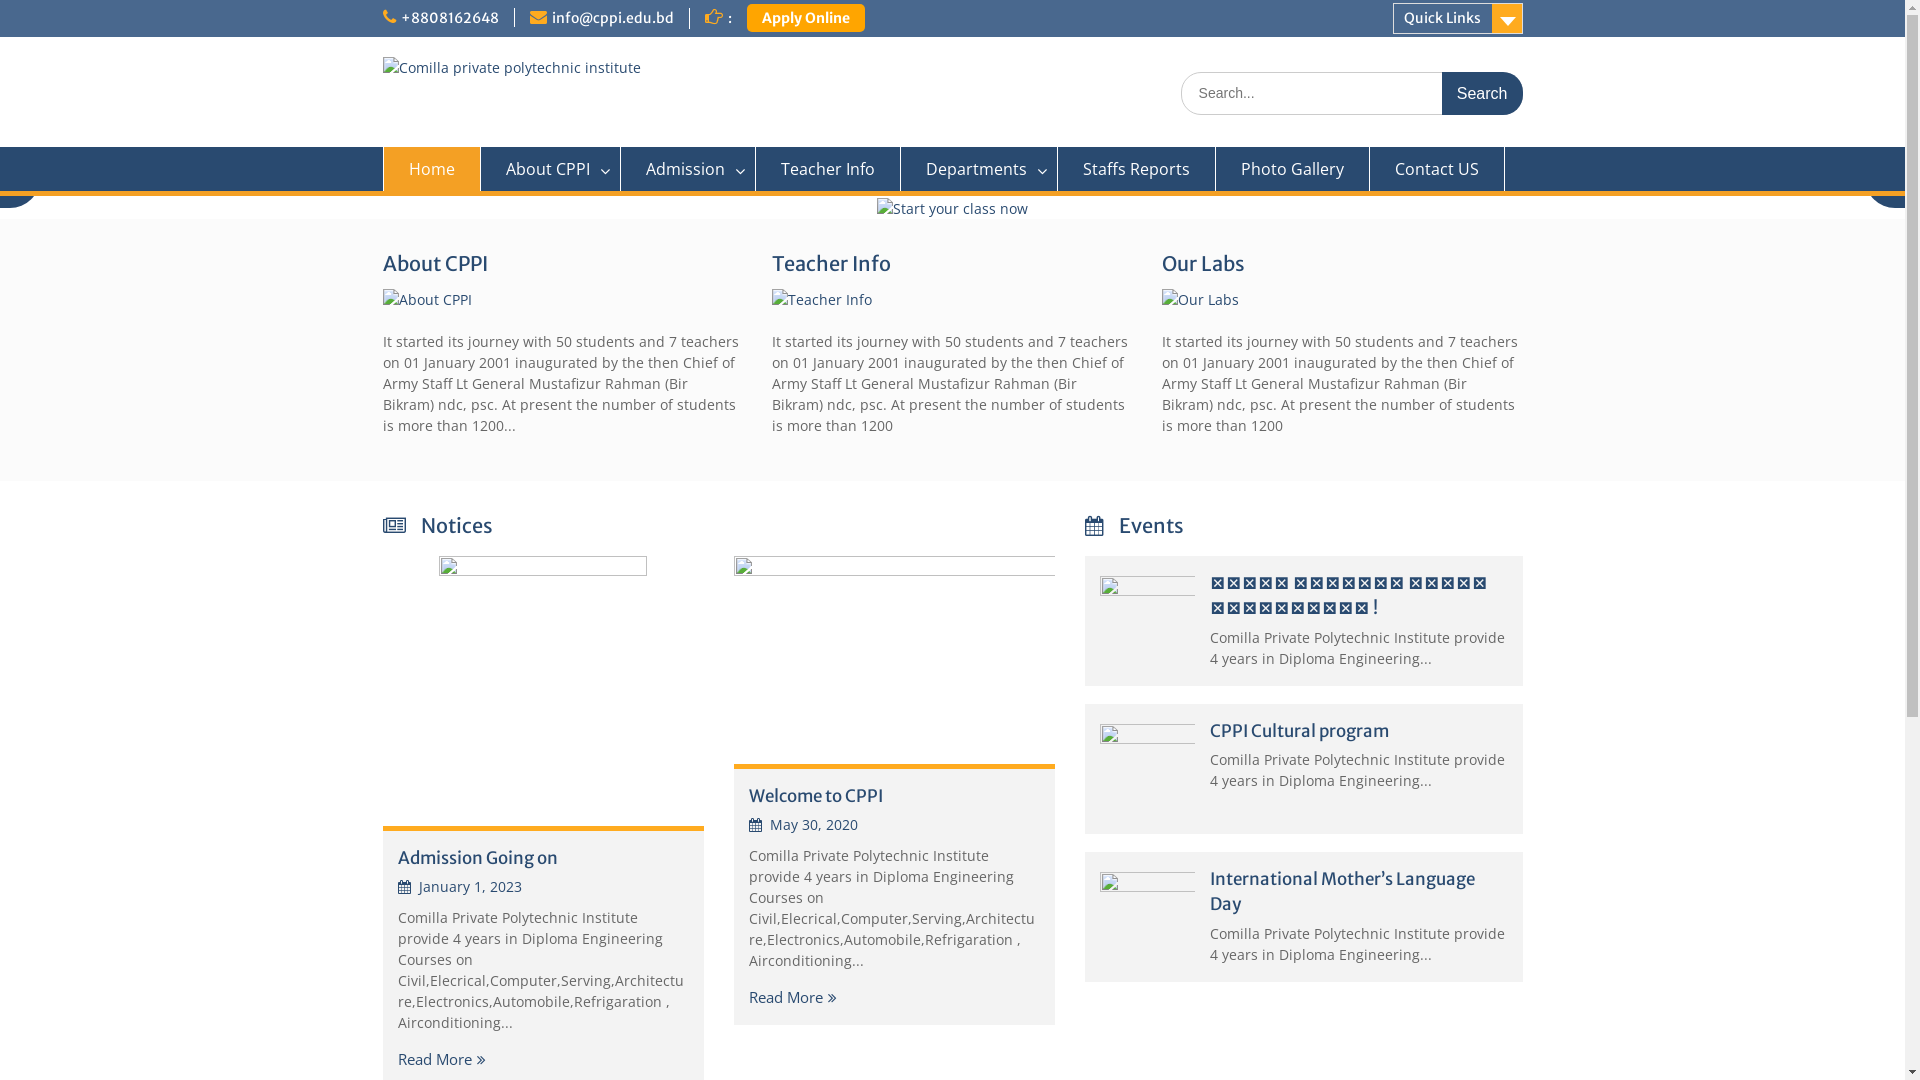 This screenshot has width=1920, height=1080. I want to click on 'Admission Going on', so click(477, 856).